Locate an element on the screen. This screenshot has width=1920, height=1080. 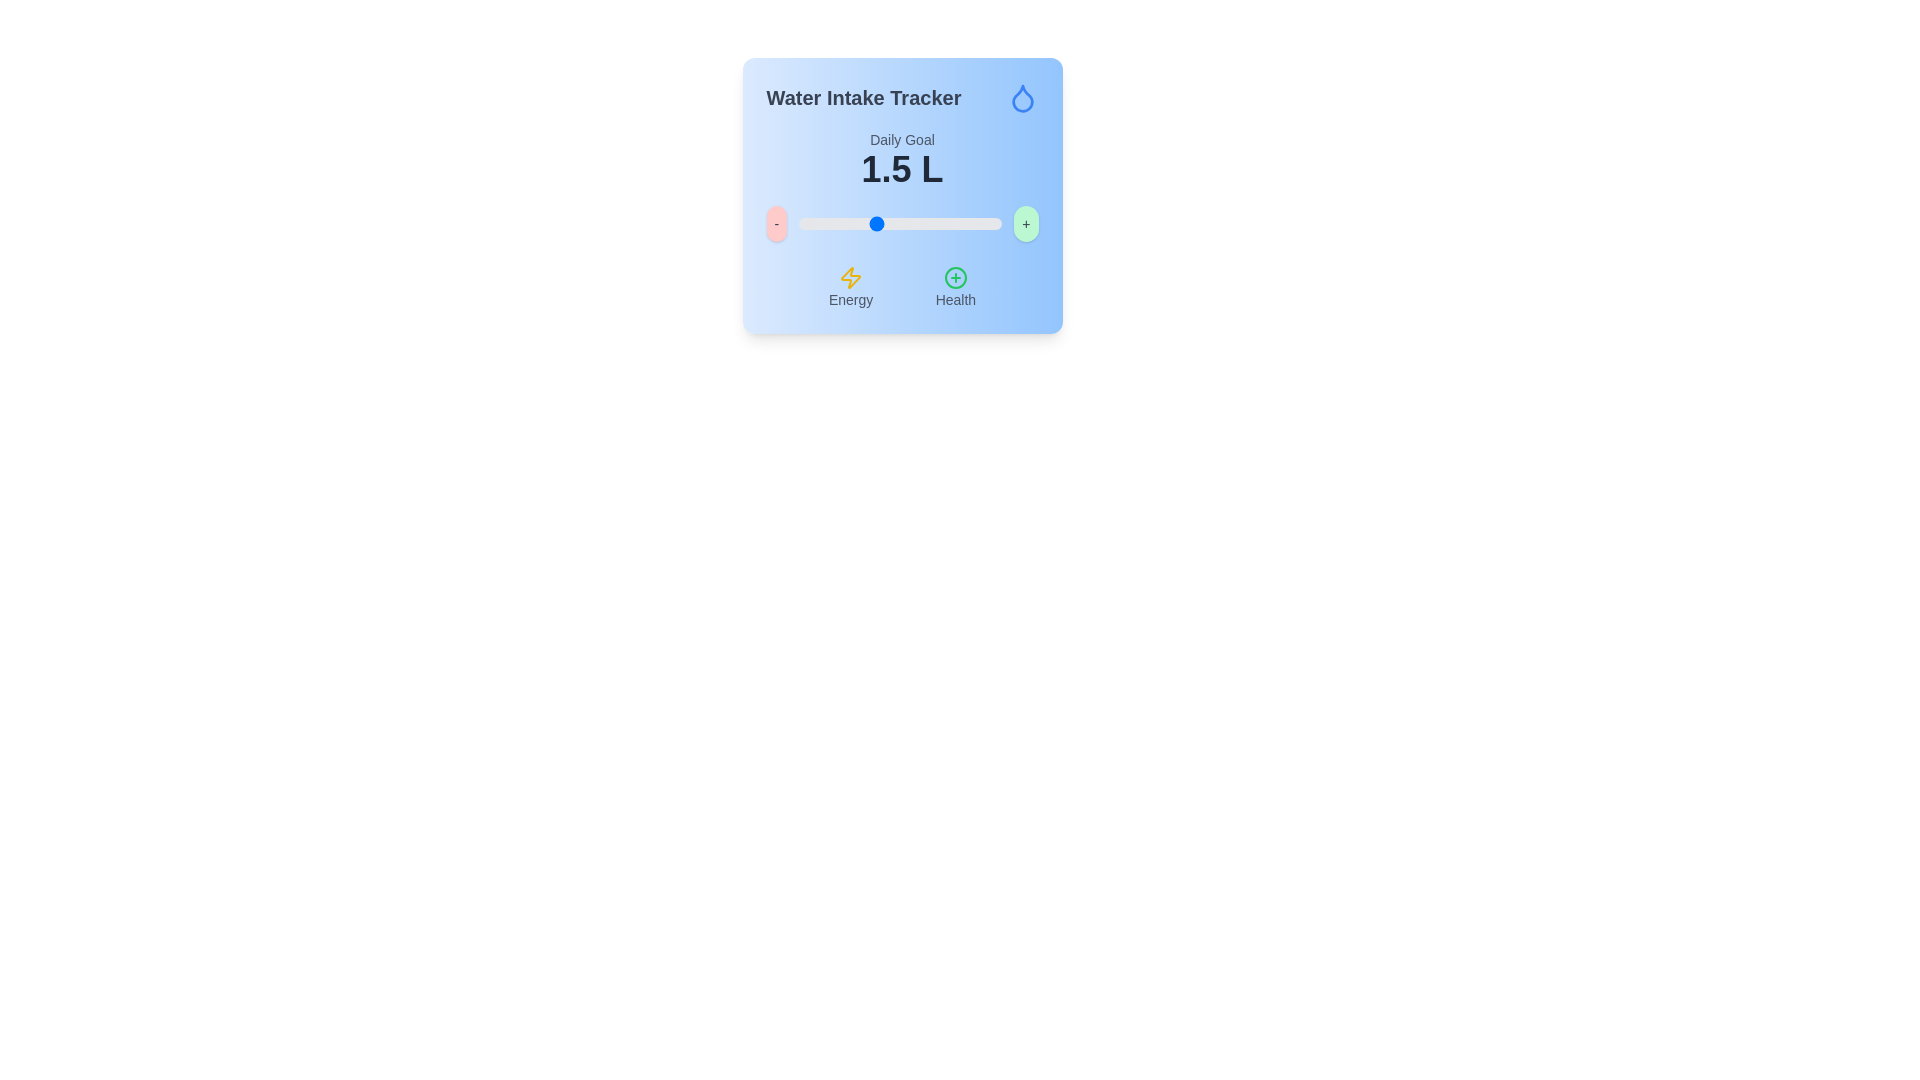
the slider is located at coordinates (798, 223).